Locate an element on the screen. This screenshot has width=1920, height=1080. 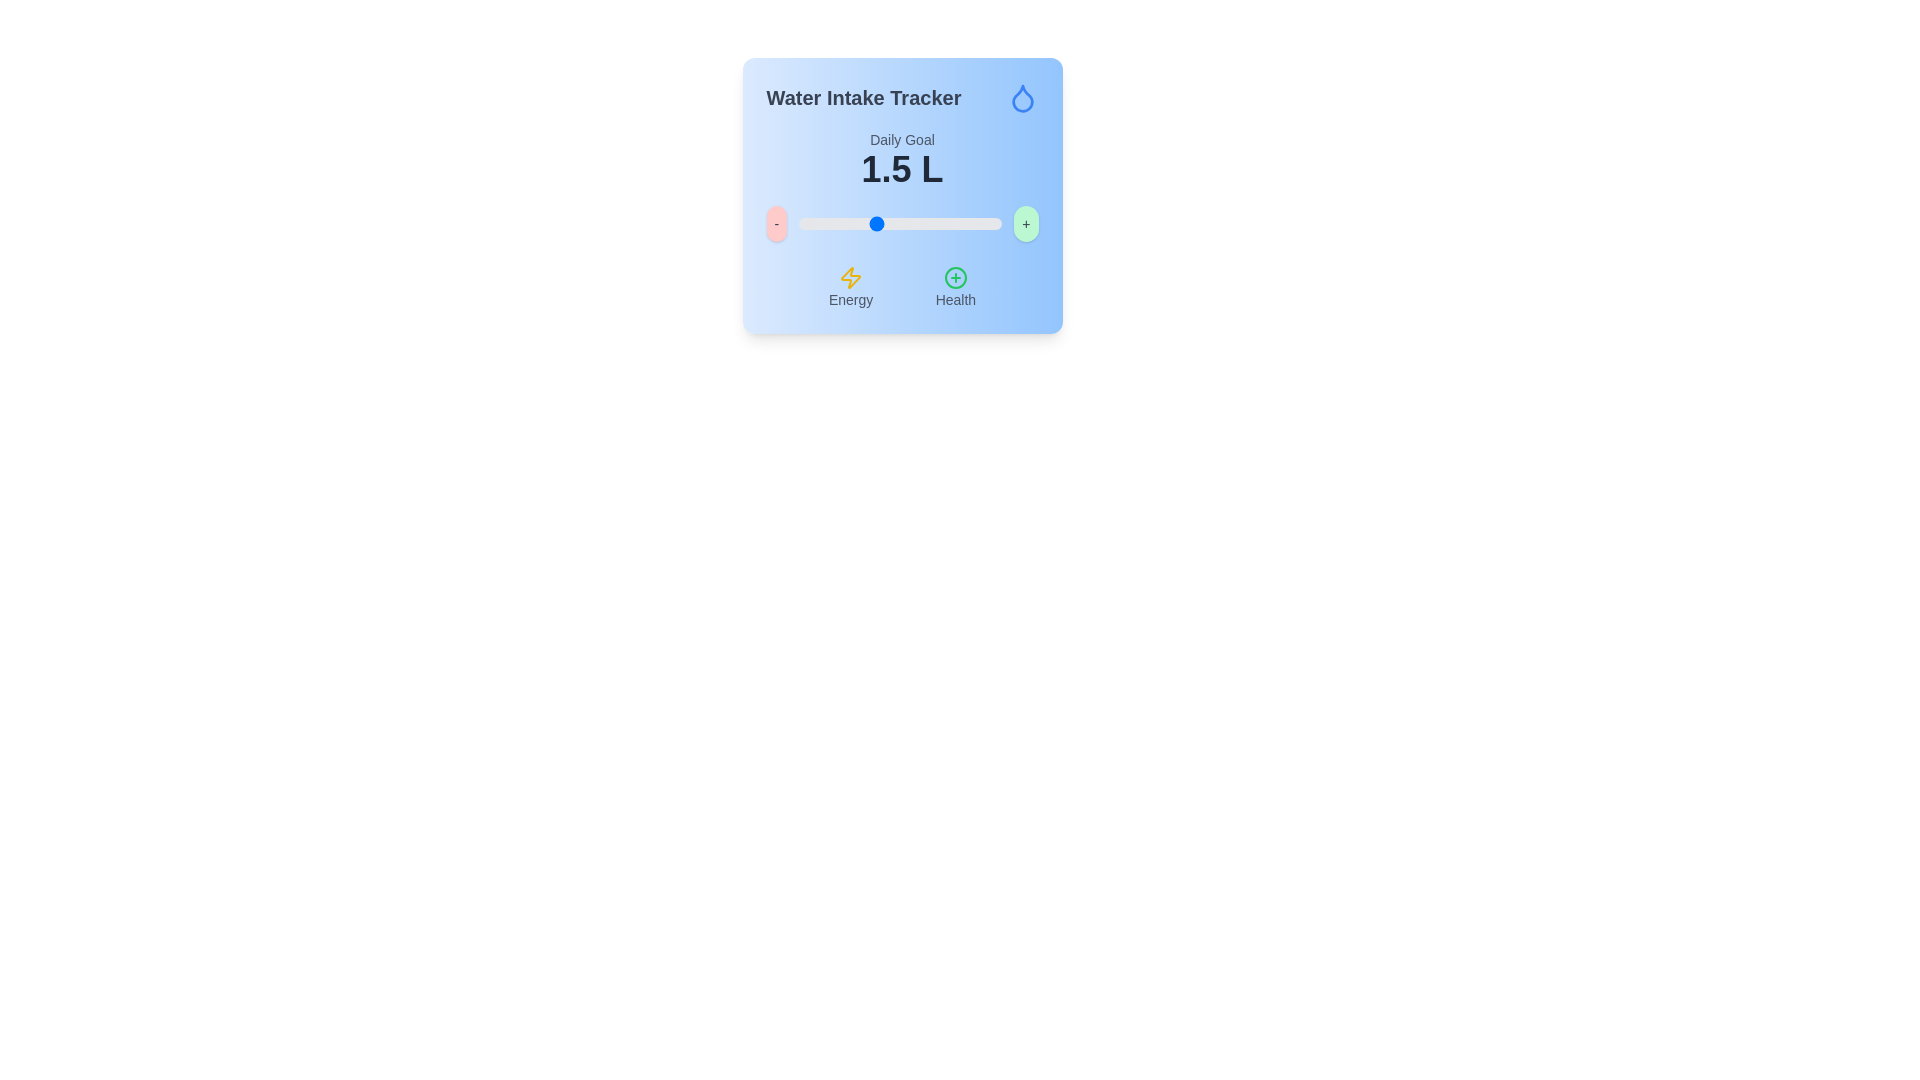
the slider is located at coordinates (798, 223).